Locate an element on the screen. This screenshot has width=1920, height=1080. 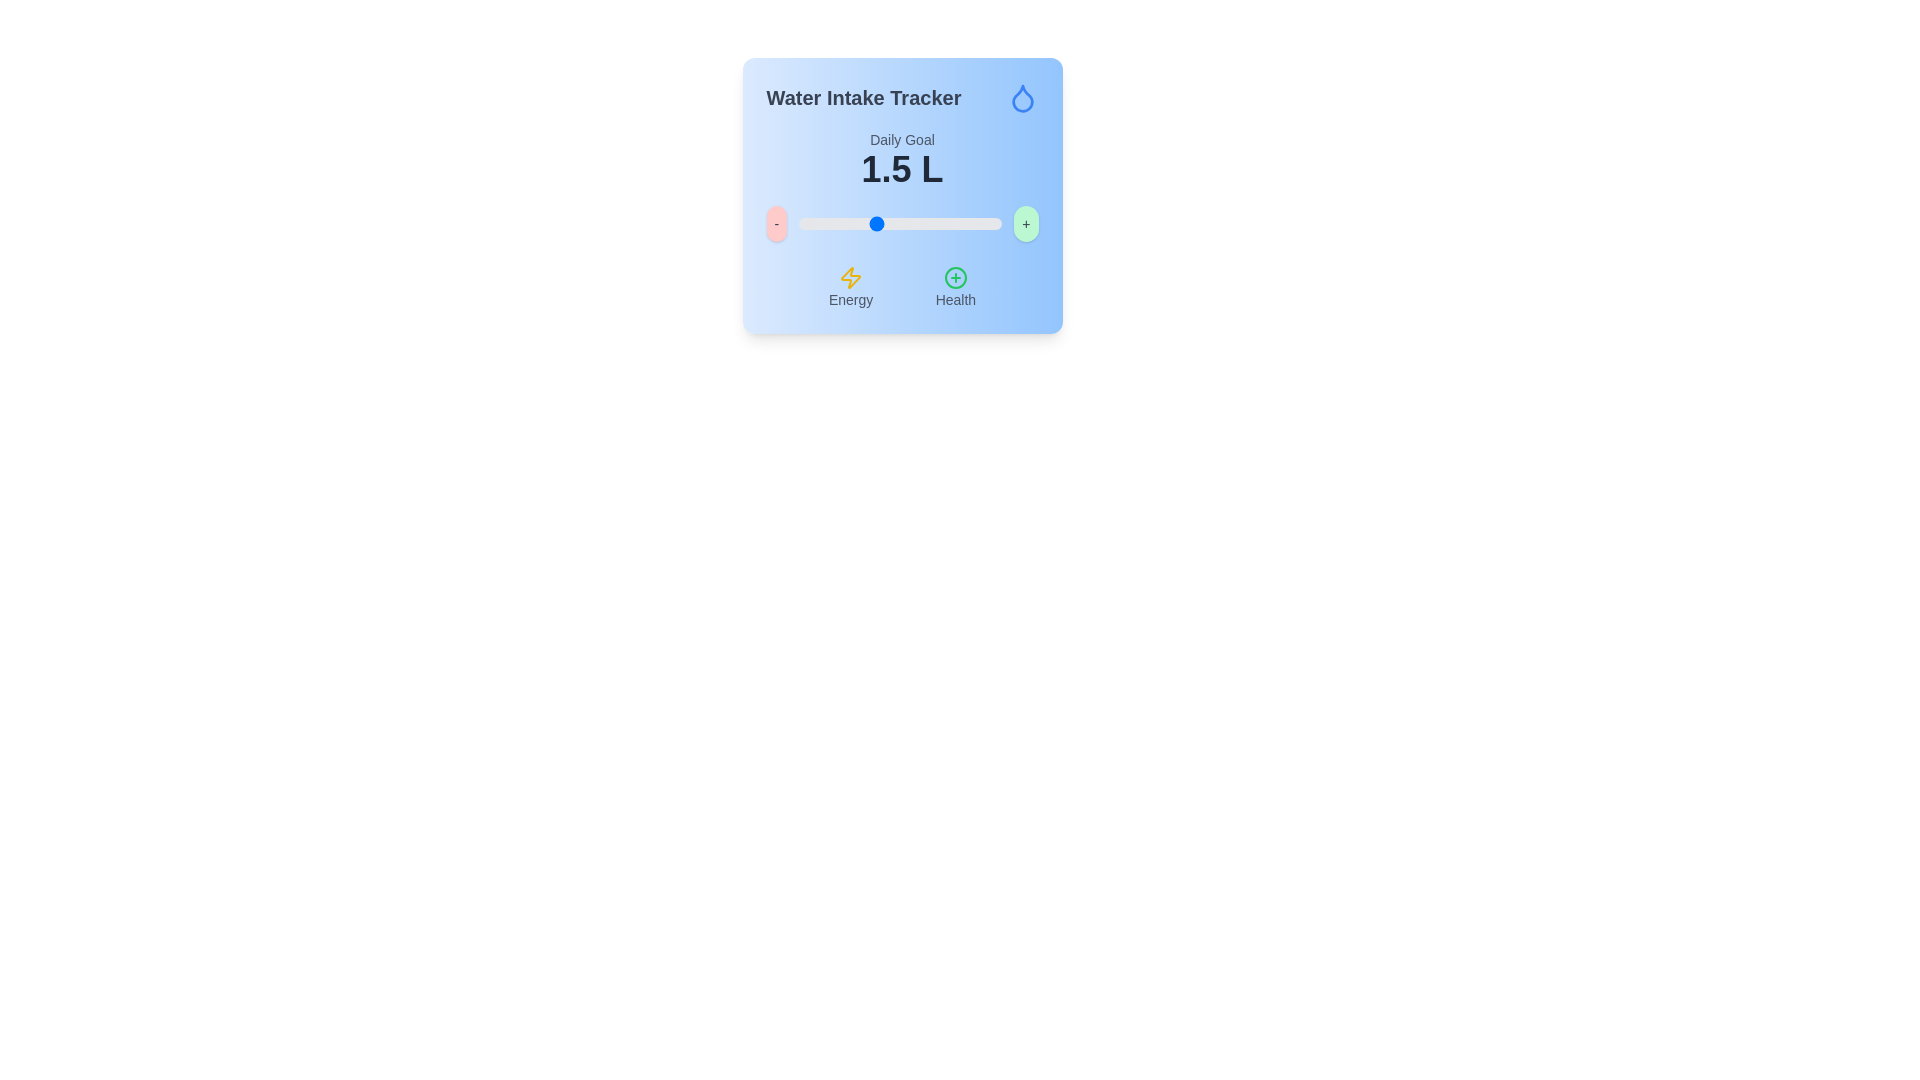
the slider is located at coordinates (798, 223).